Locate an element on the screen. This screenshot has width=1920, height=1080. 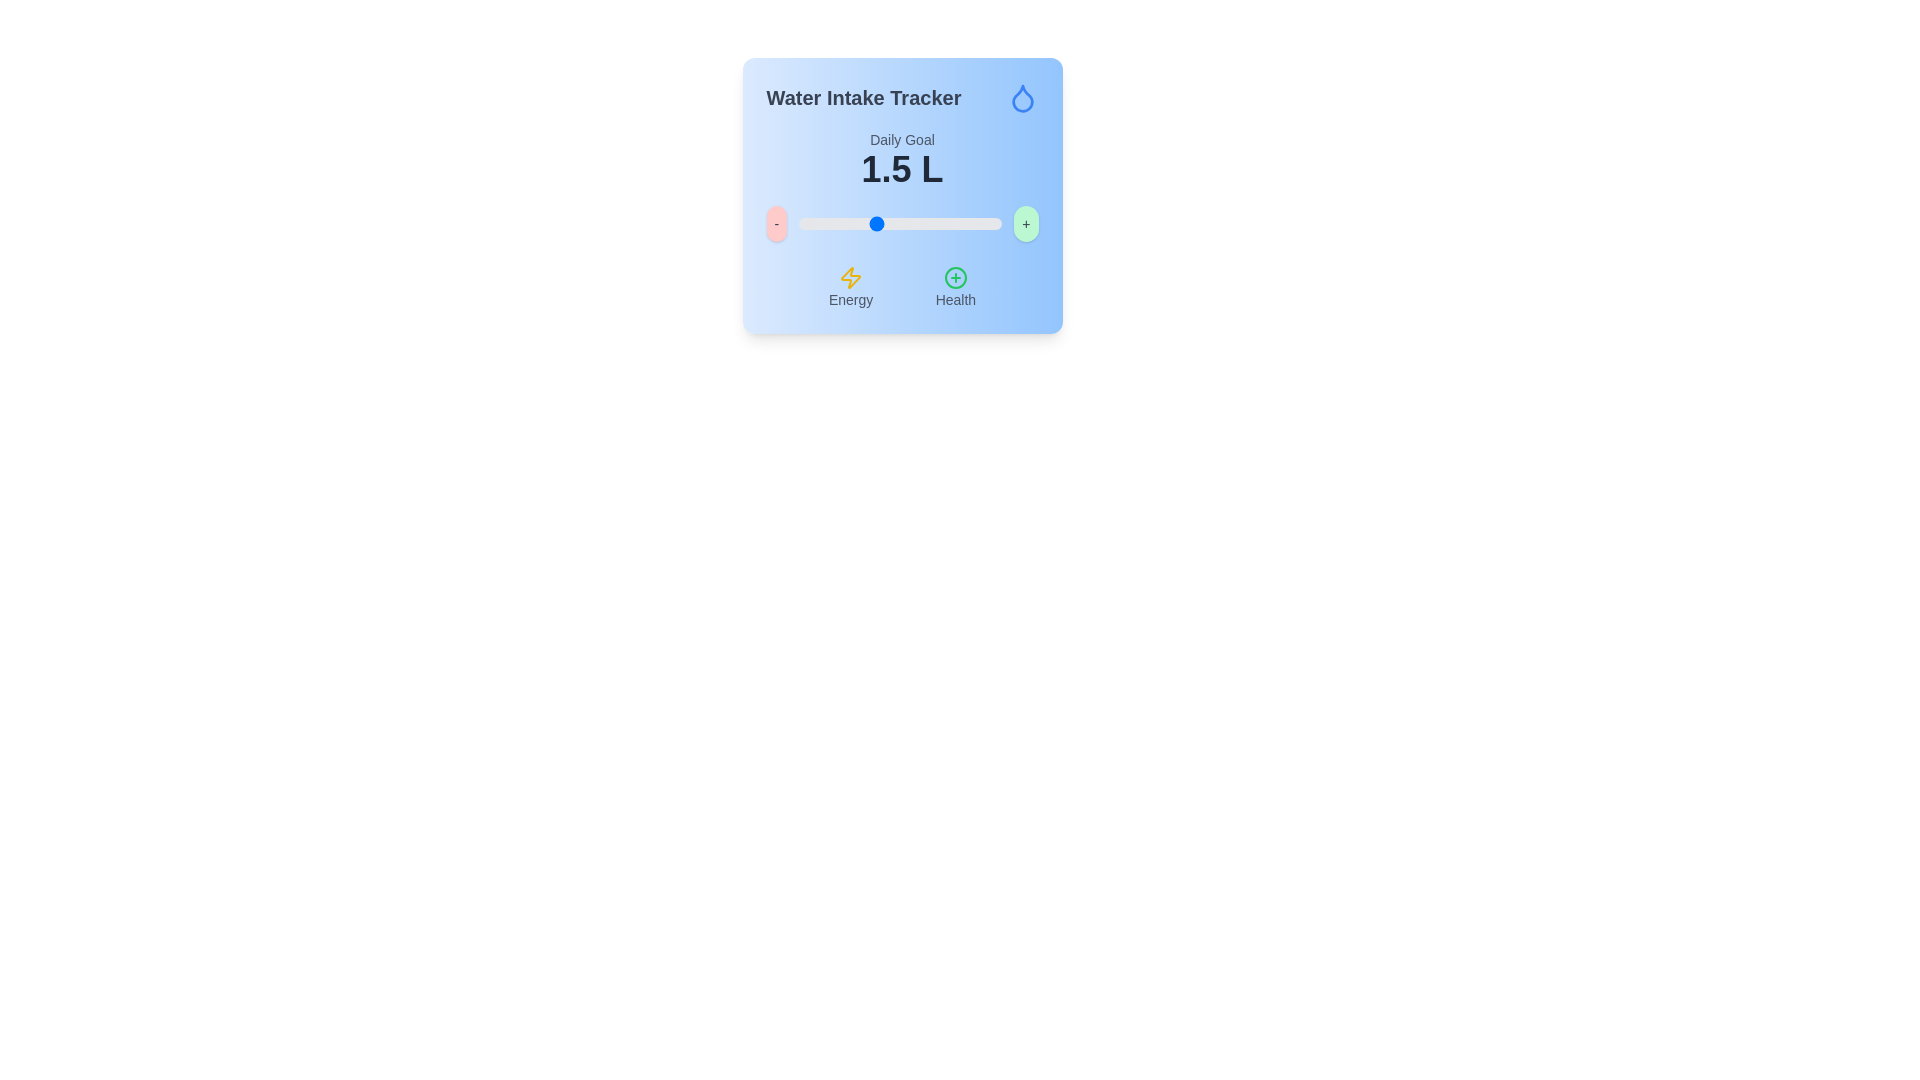
the slider is located at coordinates (798, 223).